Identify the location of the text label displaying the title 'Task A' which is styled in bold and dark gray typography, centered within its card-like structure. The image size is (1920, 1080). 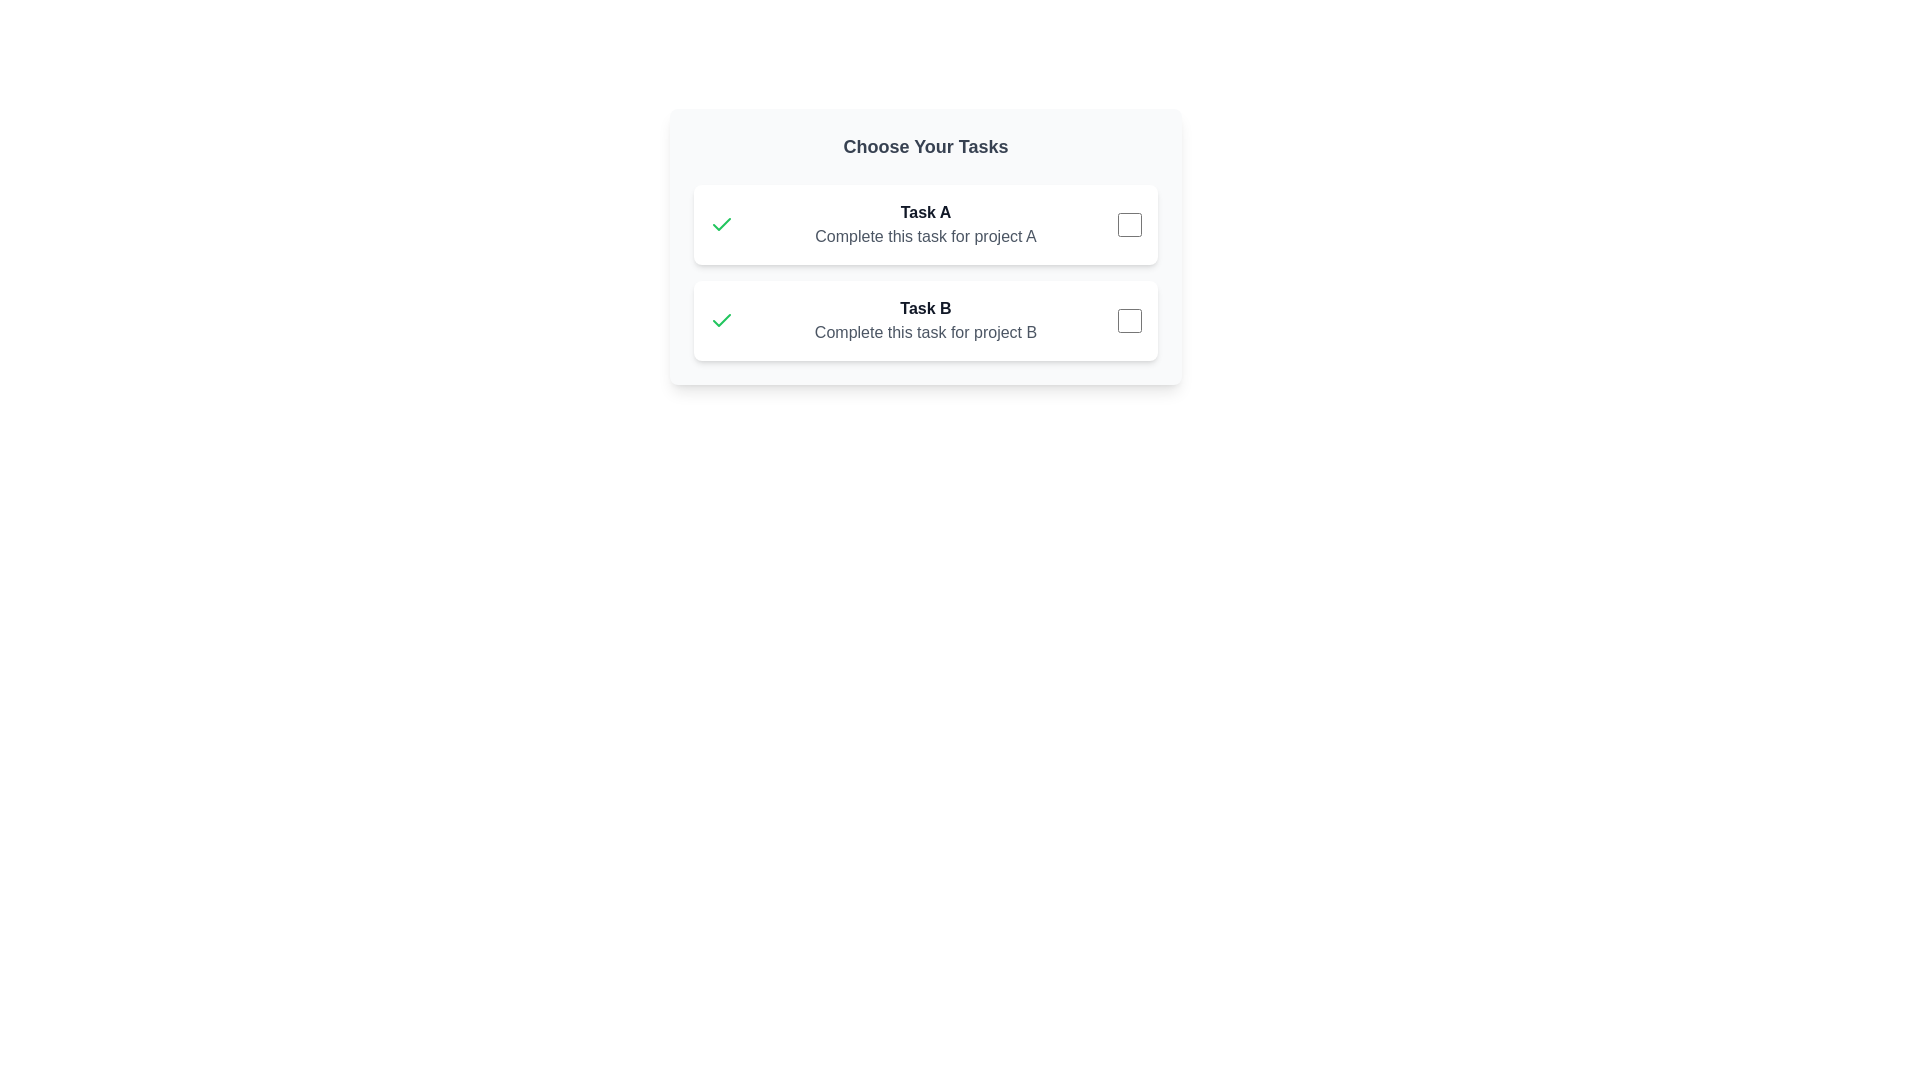
(925, 212).